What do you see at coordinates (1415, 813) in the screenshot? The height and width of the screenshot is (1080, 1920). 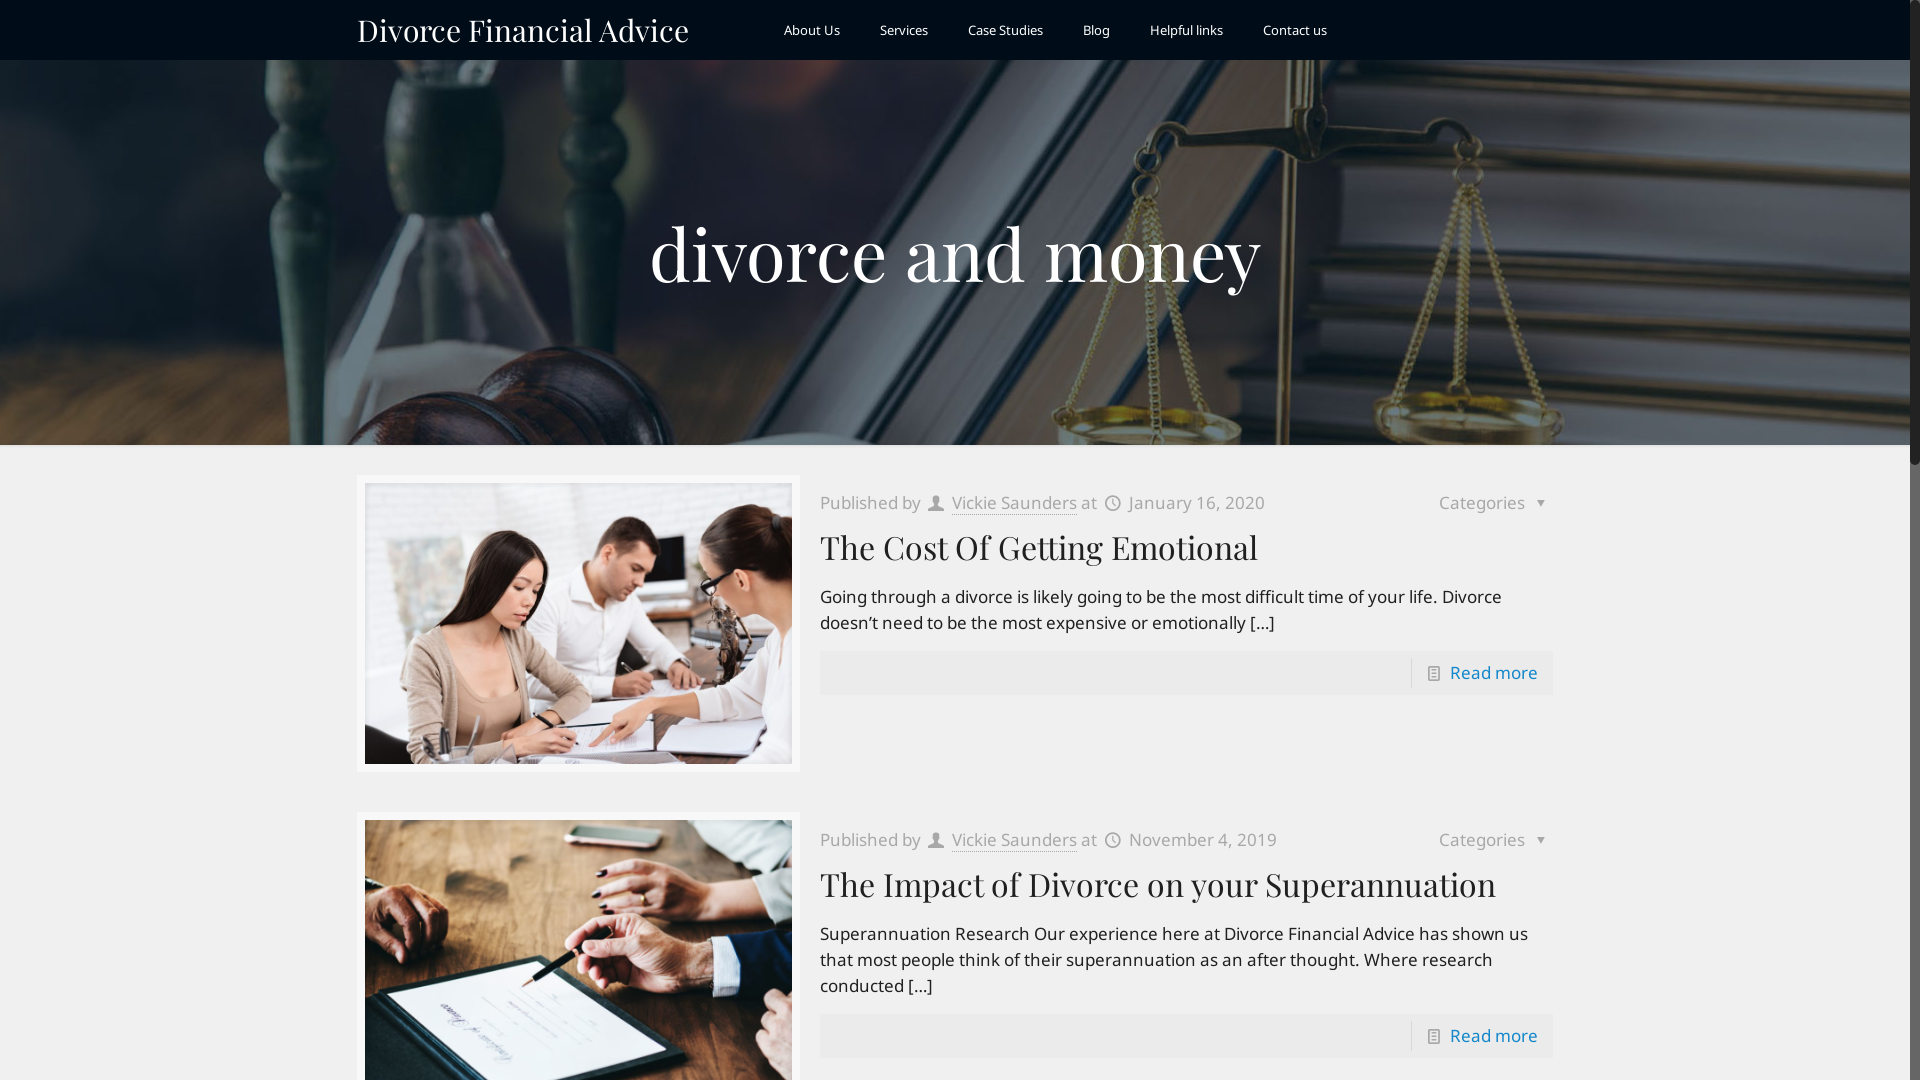 I see `'anthonys@privatewealthpartners.com.au'` at bounding box center [1415, 813].